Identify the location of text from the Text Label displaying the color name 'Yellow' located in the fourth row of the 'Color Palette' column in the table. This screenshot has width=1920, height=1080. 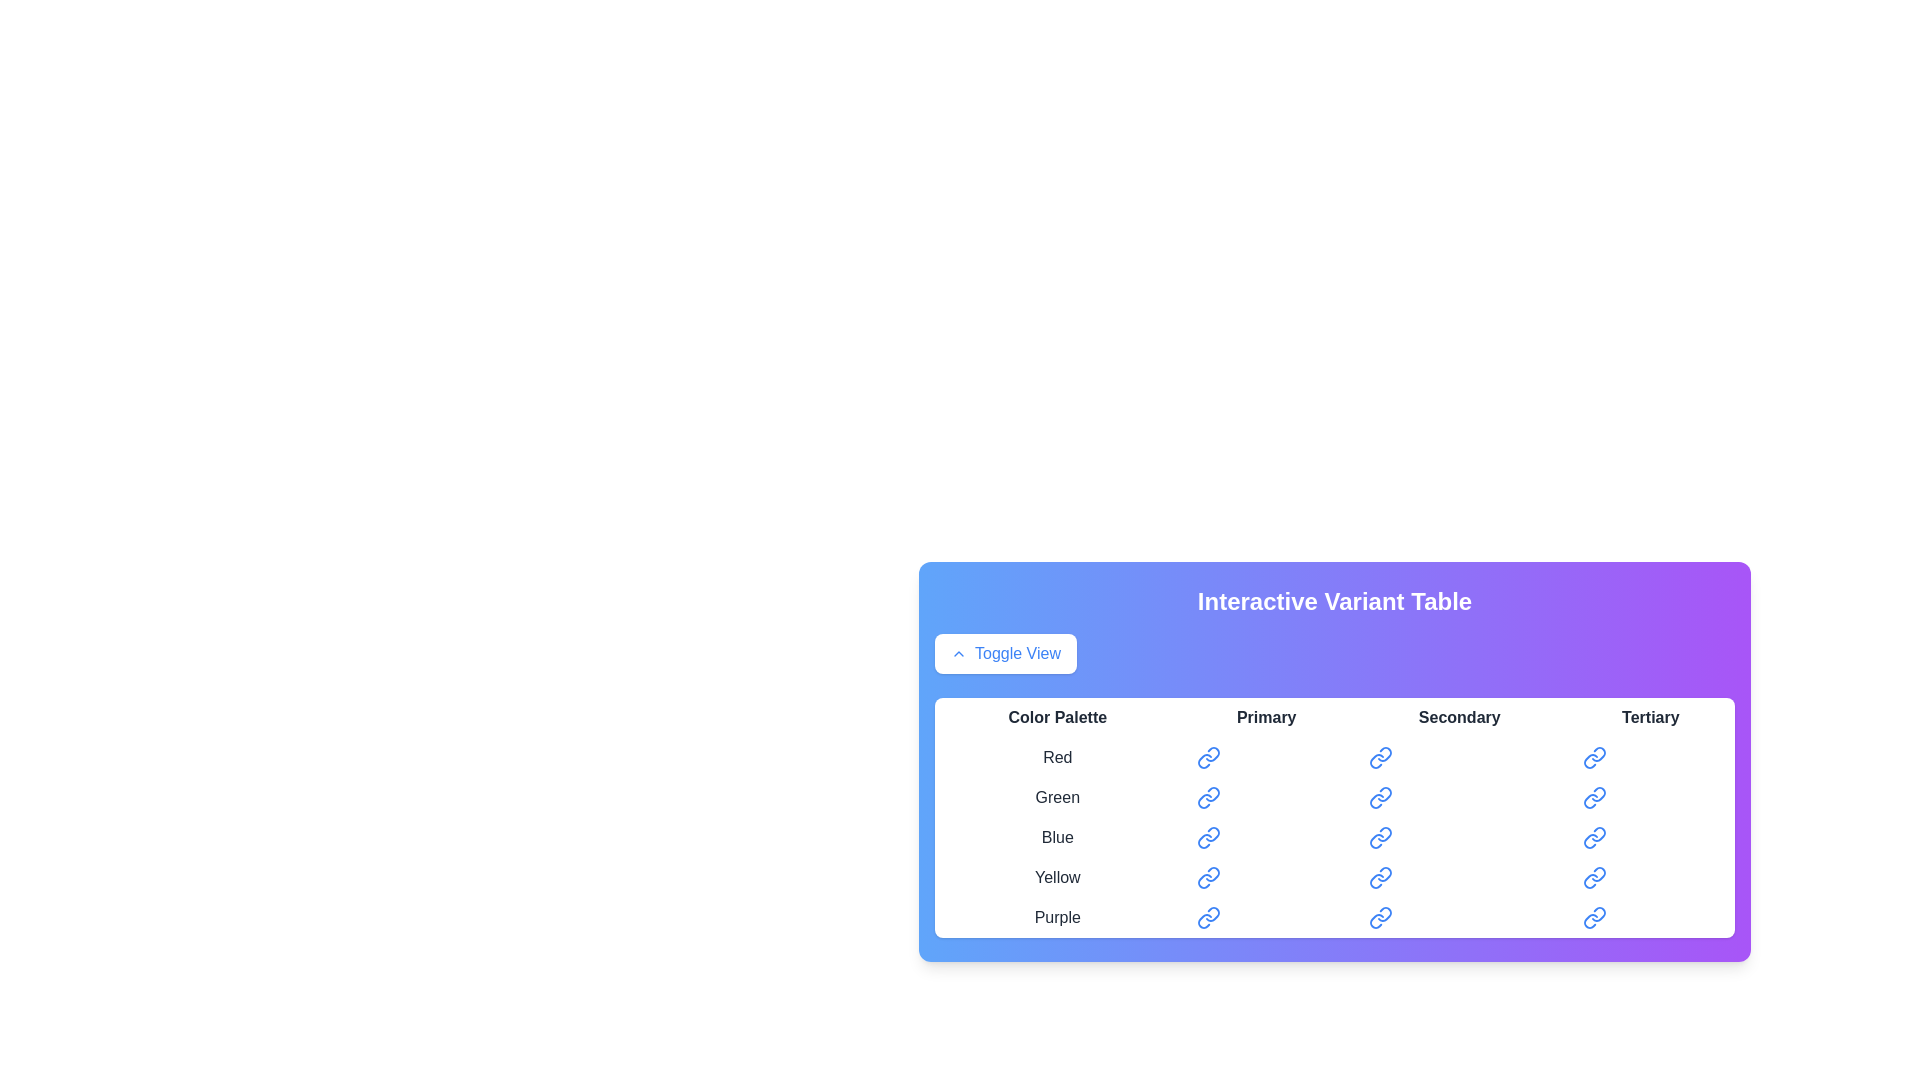
(1056, 877).